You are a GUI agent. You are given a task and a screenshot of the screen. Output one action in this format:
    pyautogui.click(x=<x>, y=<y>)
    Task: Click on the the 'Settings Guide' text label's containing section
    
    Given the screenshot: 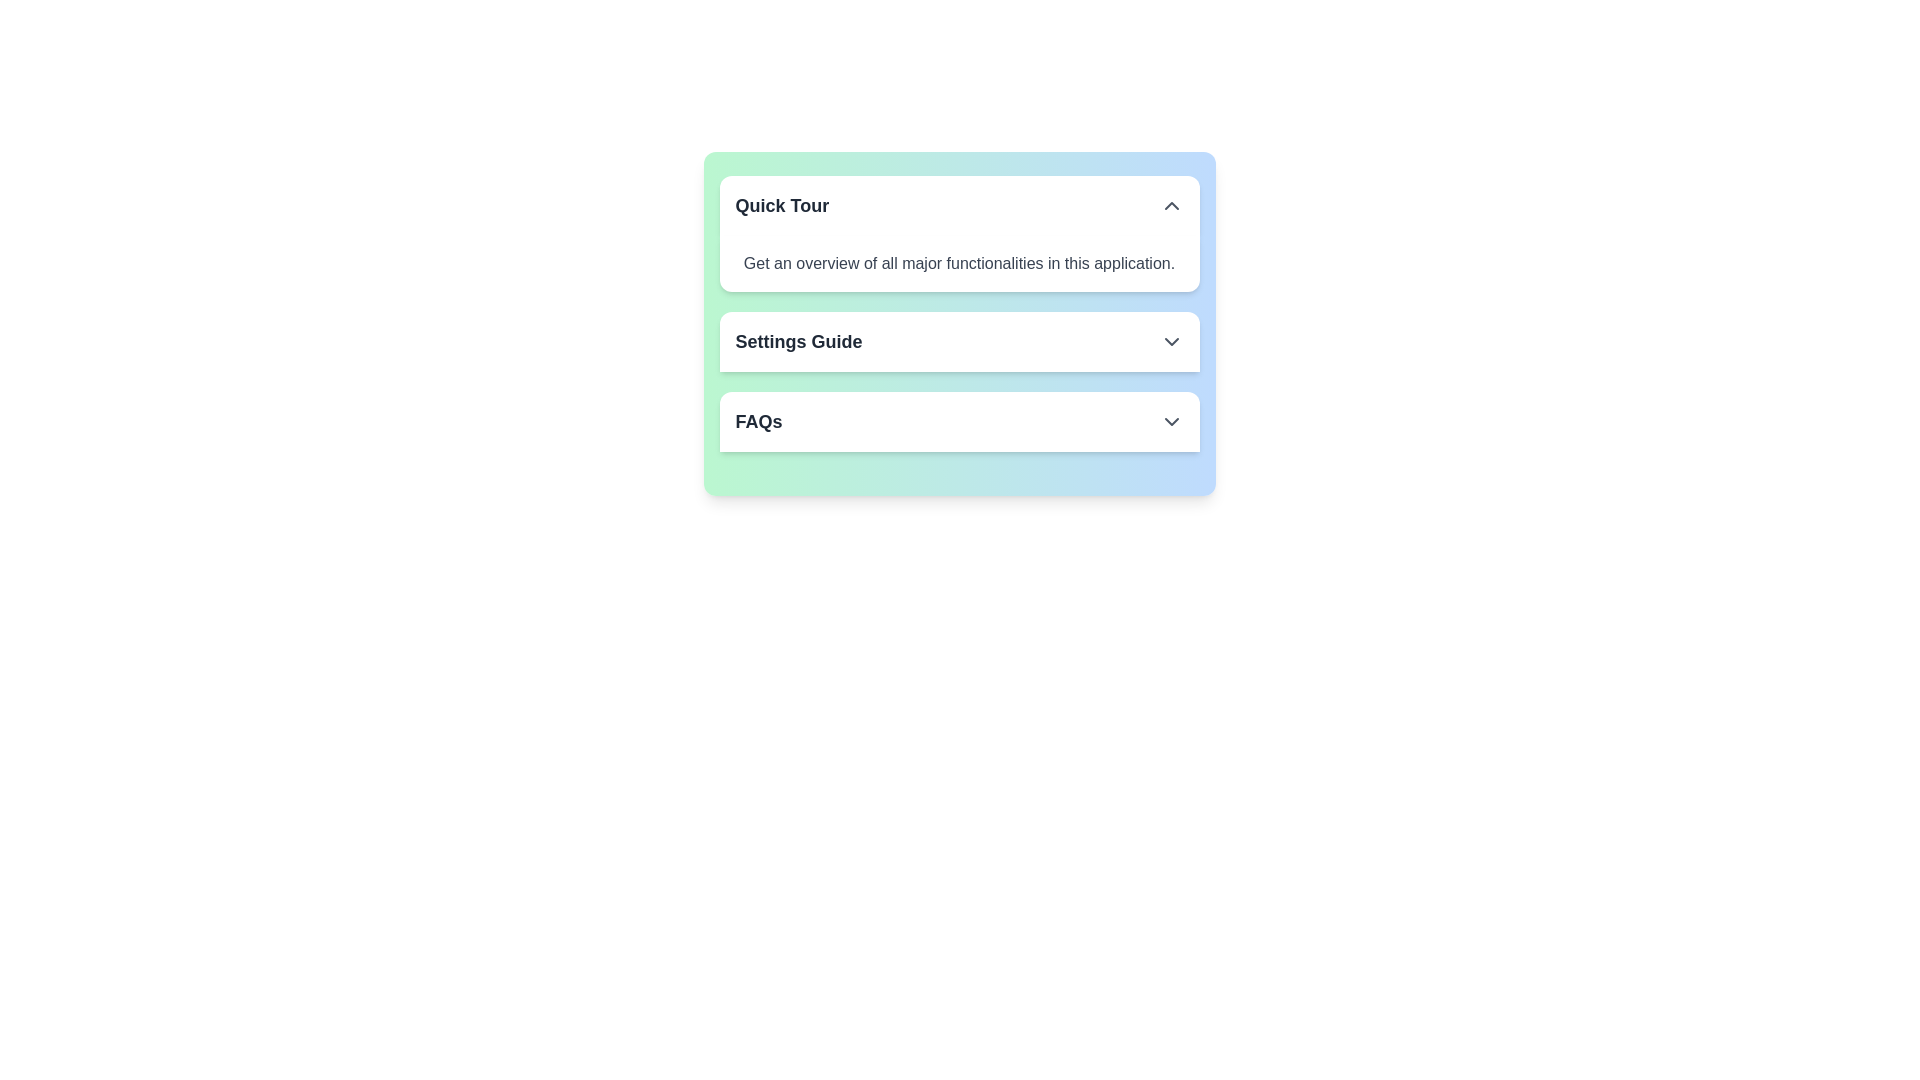 What is the action you would take?
    pyautogui.click(x=798, y=341)
    